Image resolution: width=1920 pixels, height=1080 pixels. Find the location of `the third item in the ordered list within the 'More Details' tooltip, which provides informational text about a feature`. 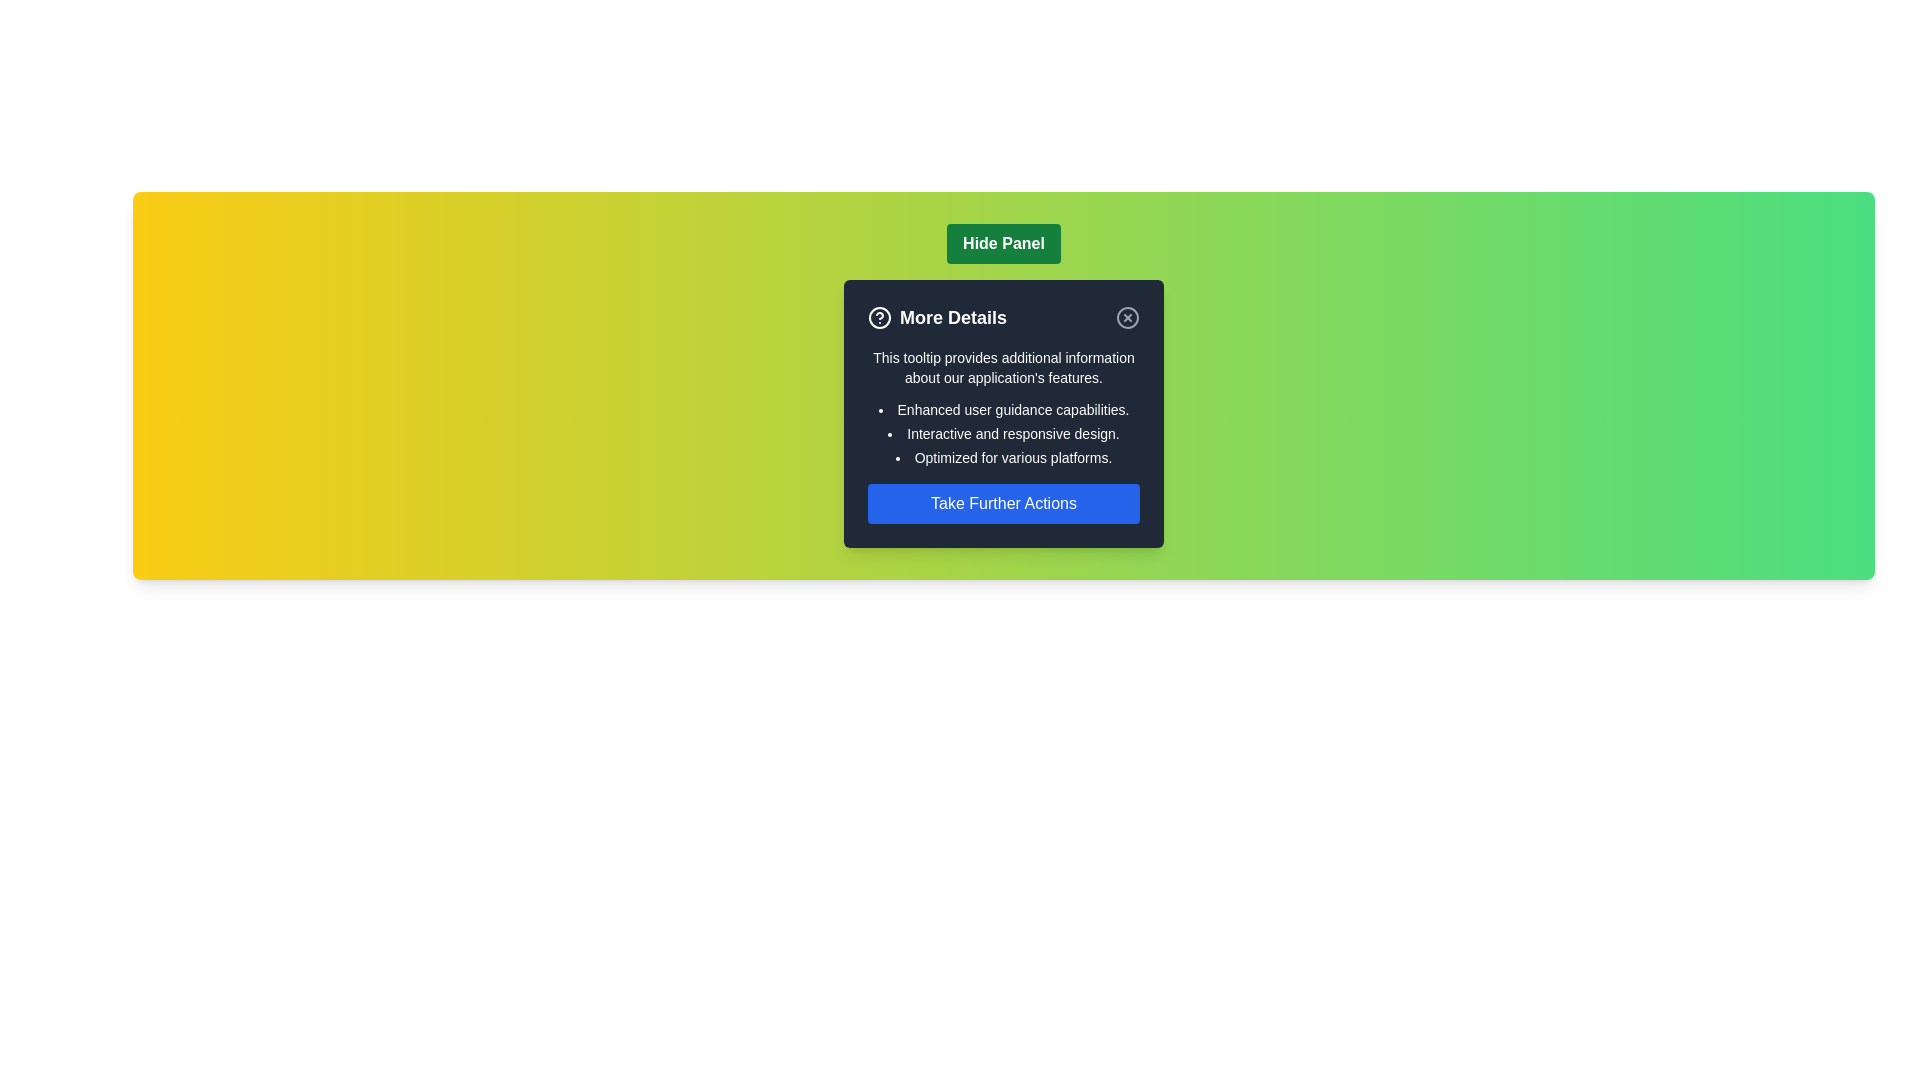

the third item in the ordered list within the 'More Details' tooltip, which provides informational text about a feature is located at coordinates (1003, 458).